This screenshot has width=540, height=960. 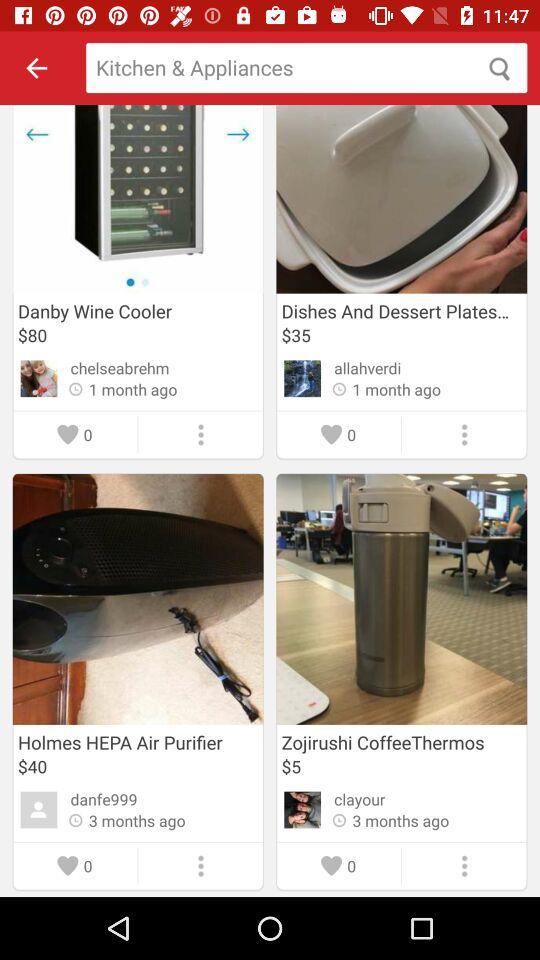 What do you see at coordinates (358, 799) in the screenshot?
I see `icon above 3 months ago item` at bounding box center [358, 799].